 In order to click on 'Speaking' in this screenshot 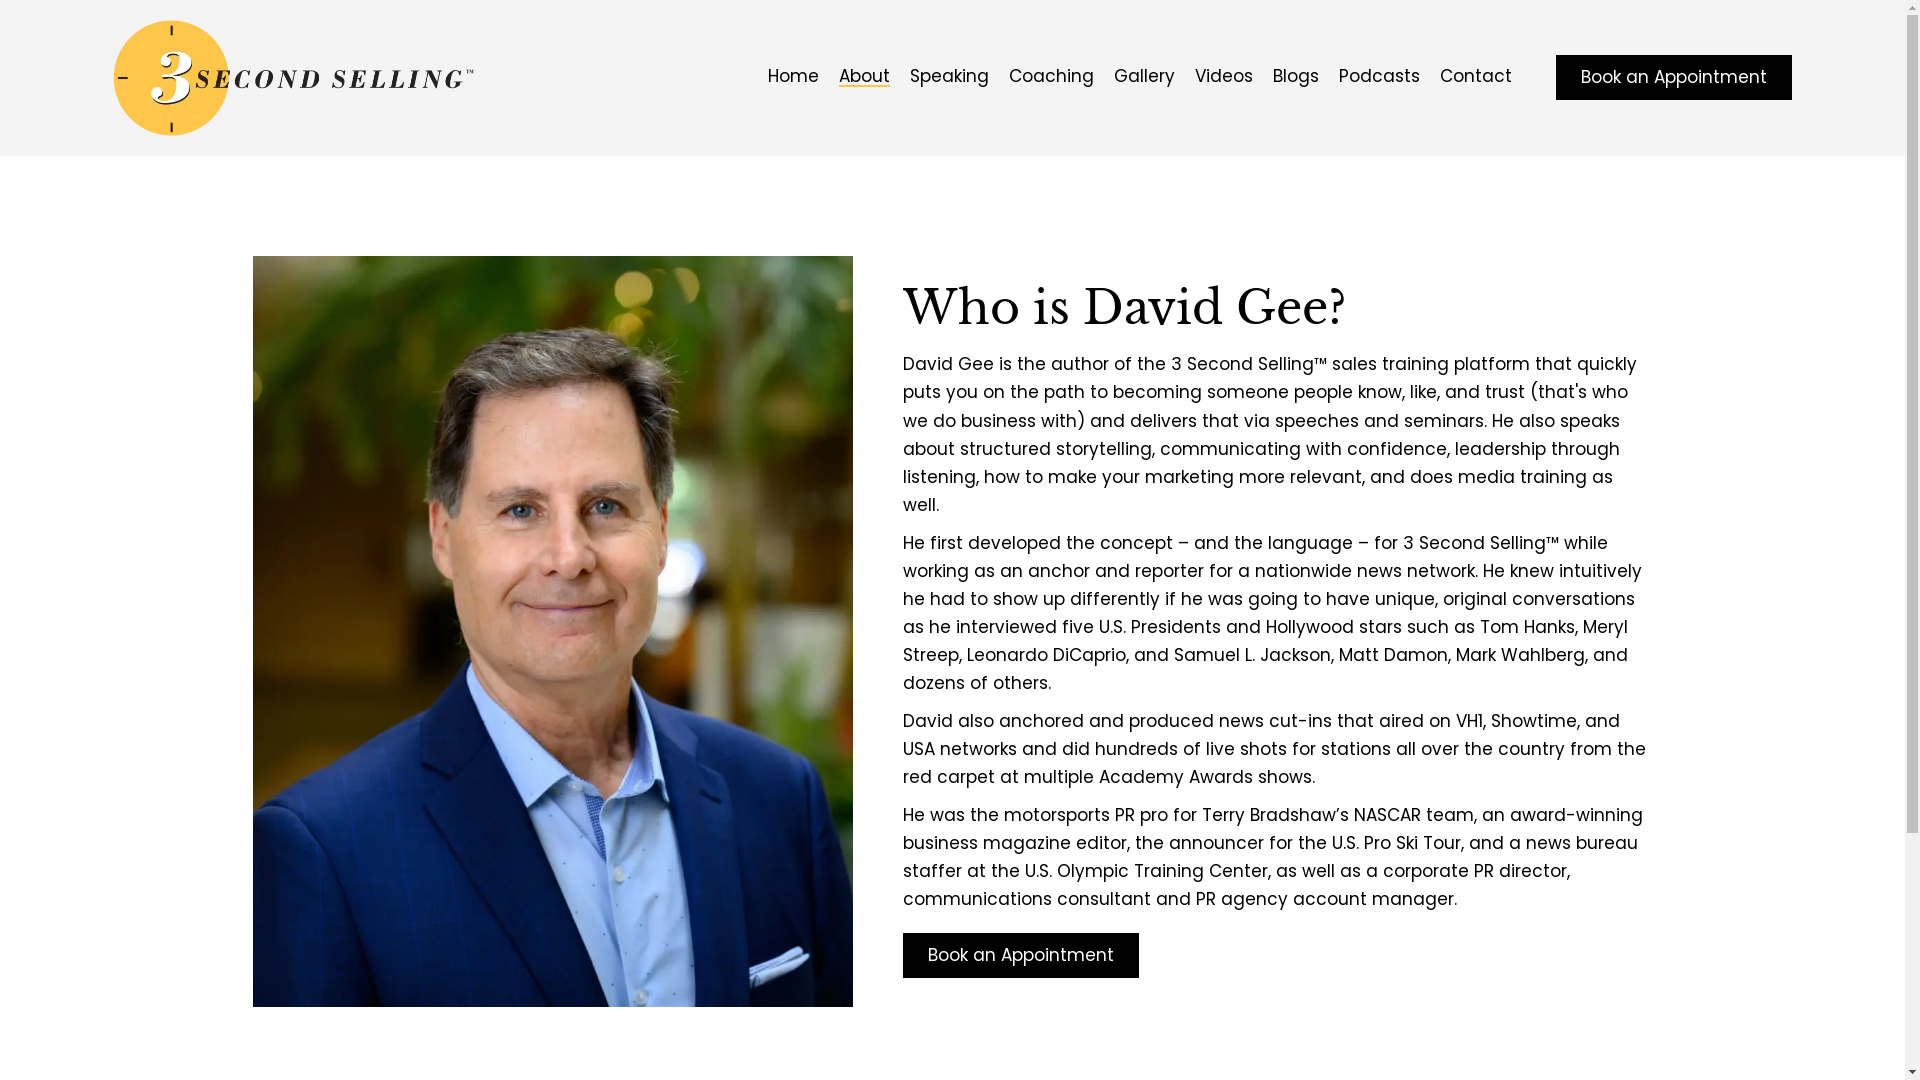, I will do `click(909, 76)`.